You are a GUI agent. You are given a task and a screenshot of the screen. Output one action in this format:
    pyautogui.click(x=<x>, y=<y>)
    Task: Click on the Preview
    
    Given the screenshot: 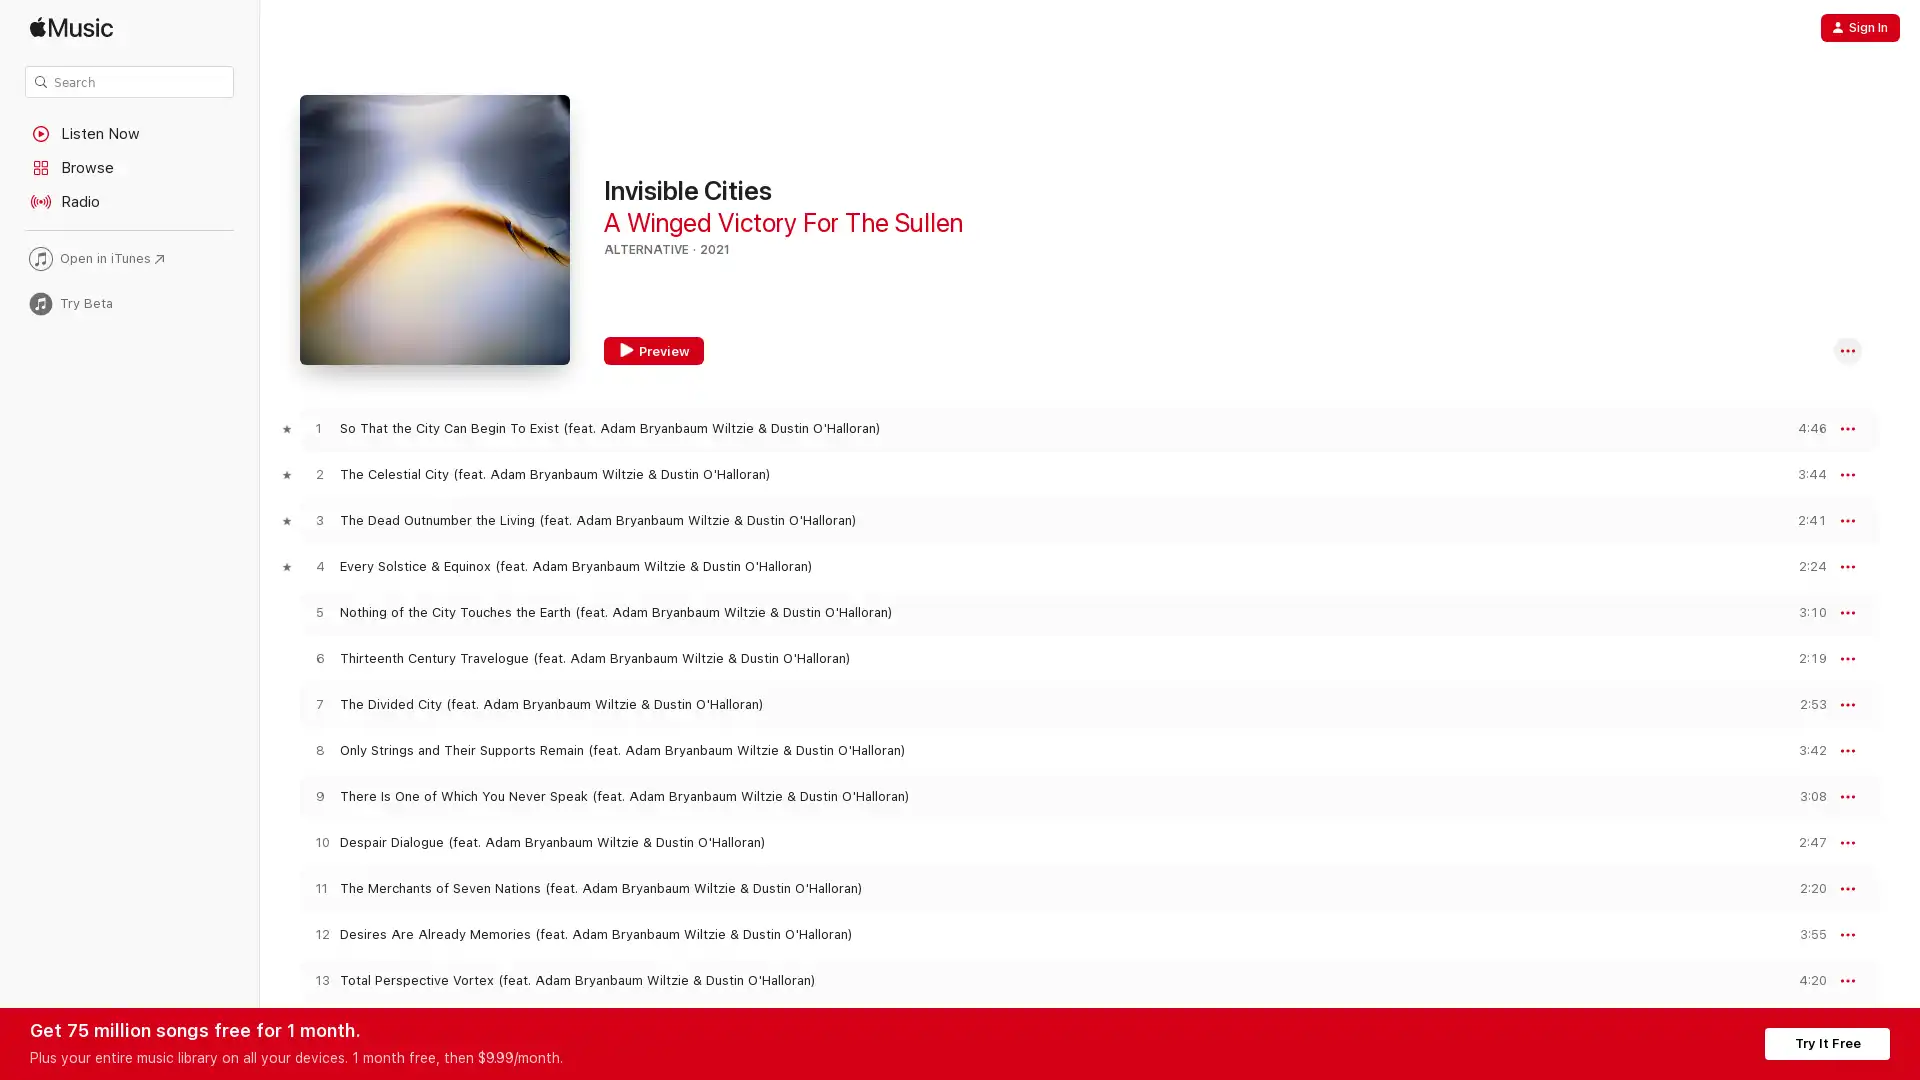 What is the action you would take?
    pyautogui.click(x=1804, y=934)
    